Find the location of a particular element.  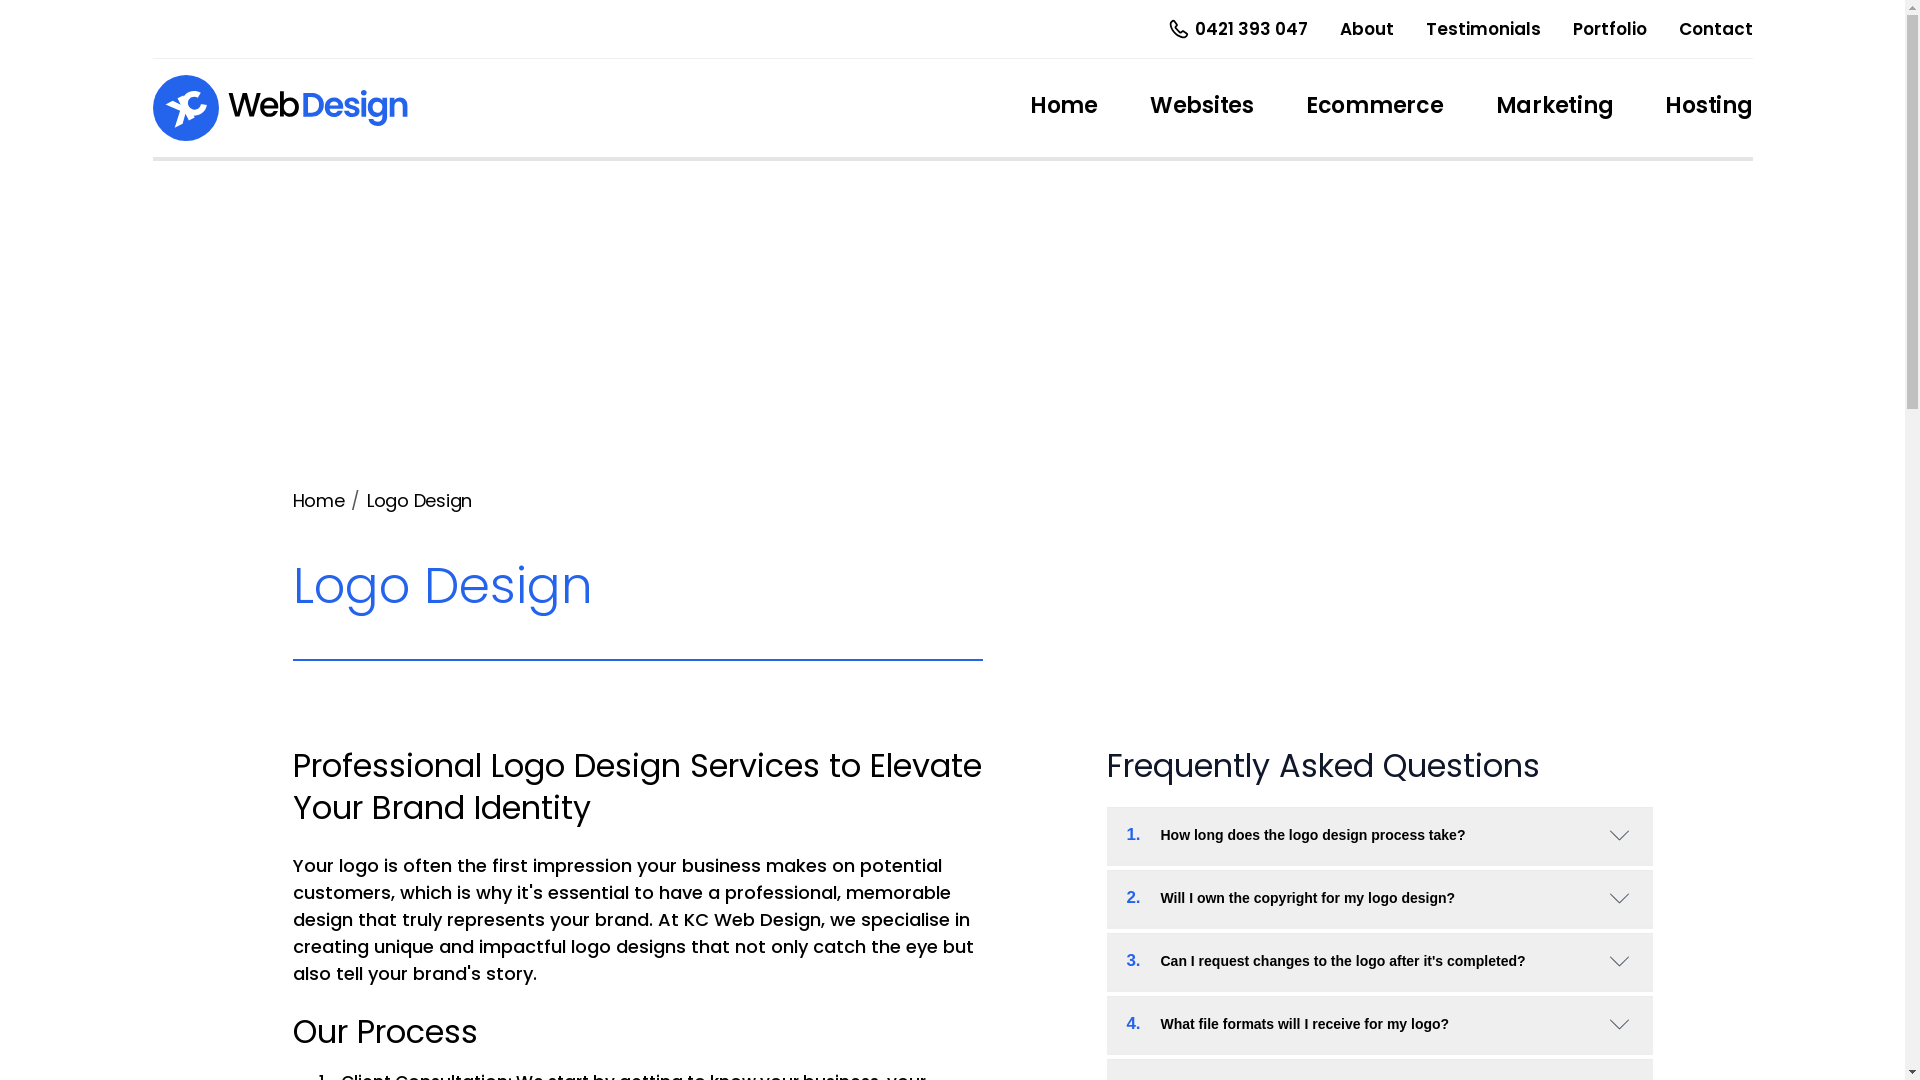

'1. is located at coordinates (1377, 834).